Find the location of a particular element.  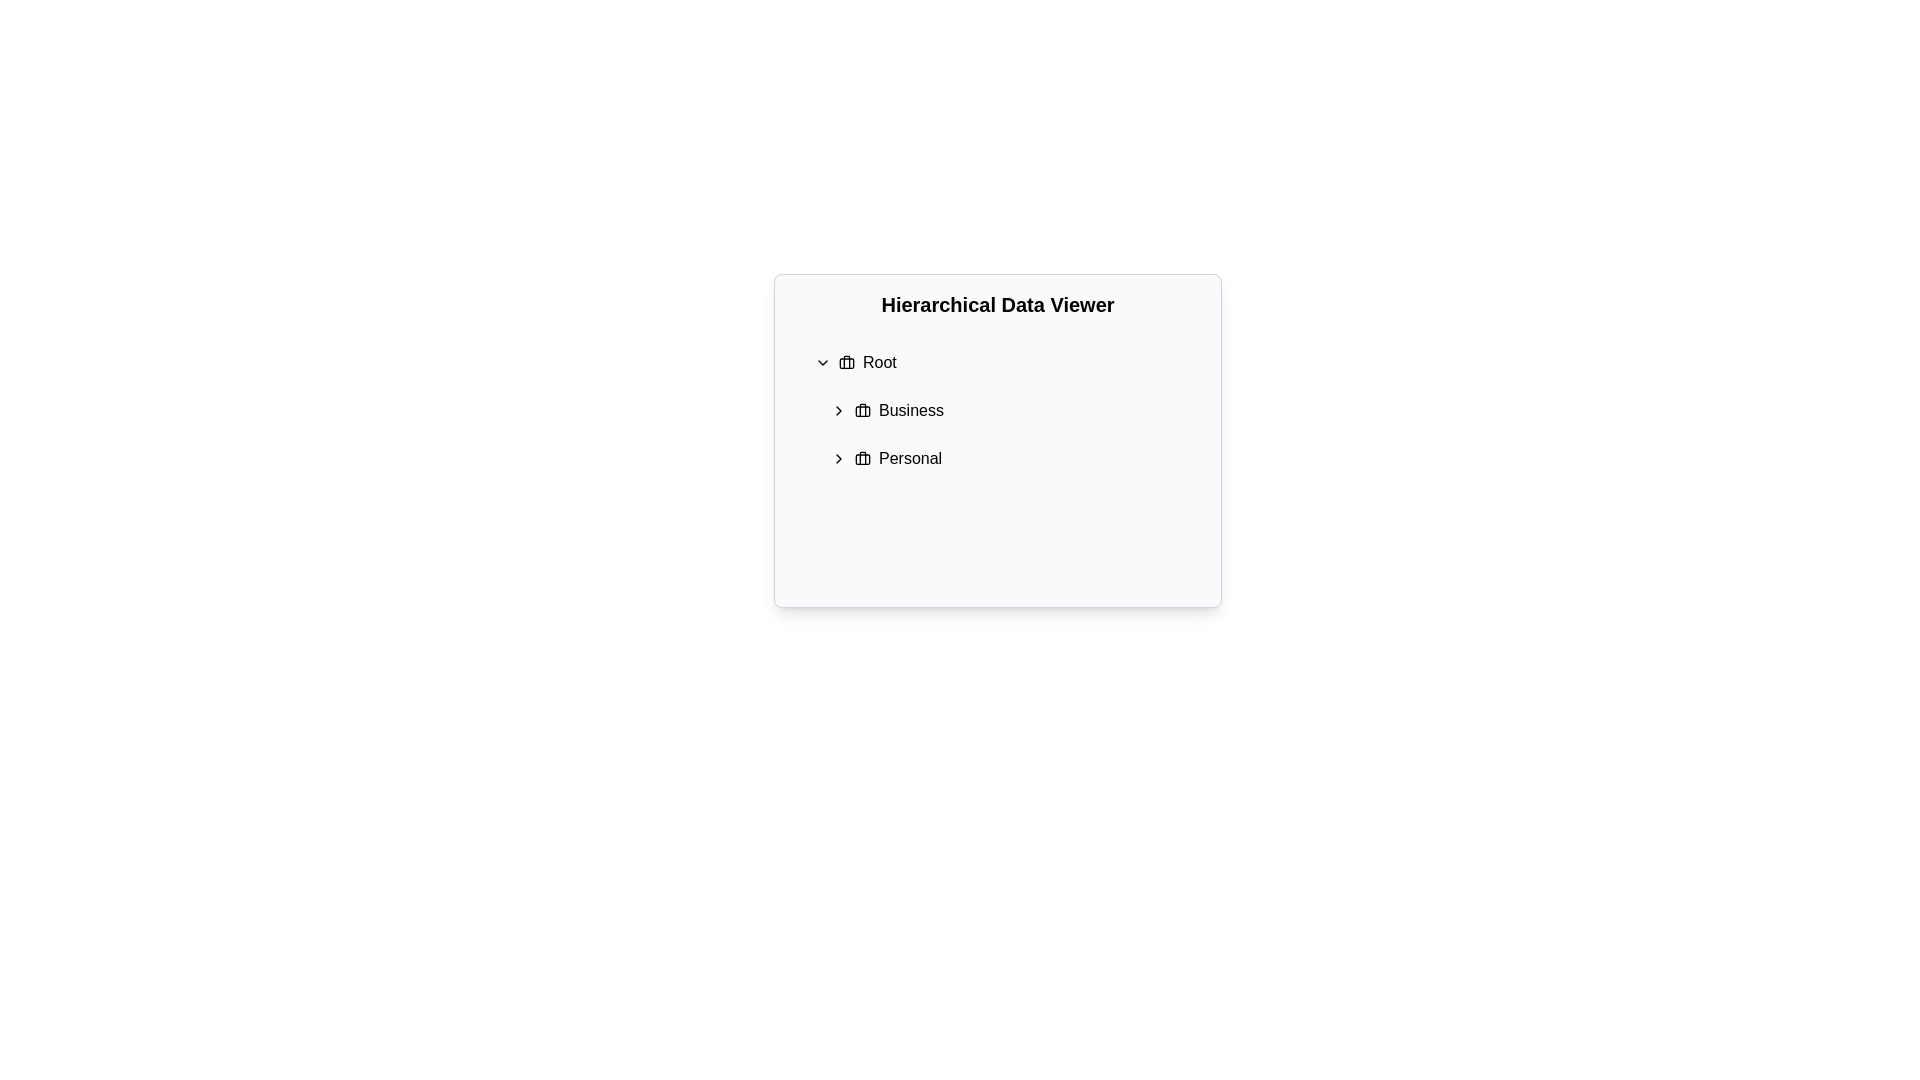

the rectangular Graphical Icon Component resembling a briefcase, which is located to the left of the 'Root' text item in the hierarchical tree structure is located at coordinates (846, 362).